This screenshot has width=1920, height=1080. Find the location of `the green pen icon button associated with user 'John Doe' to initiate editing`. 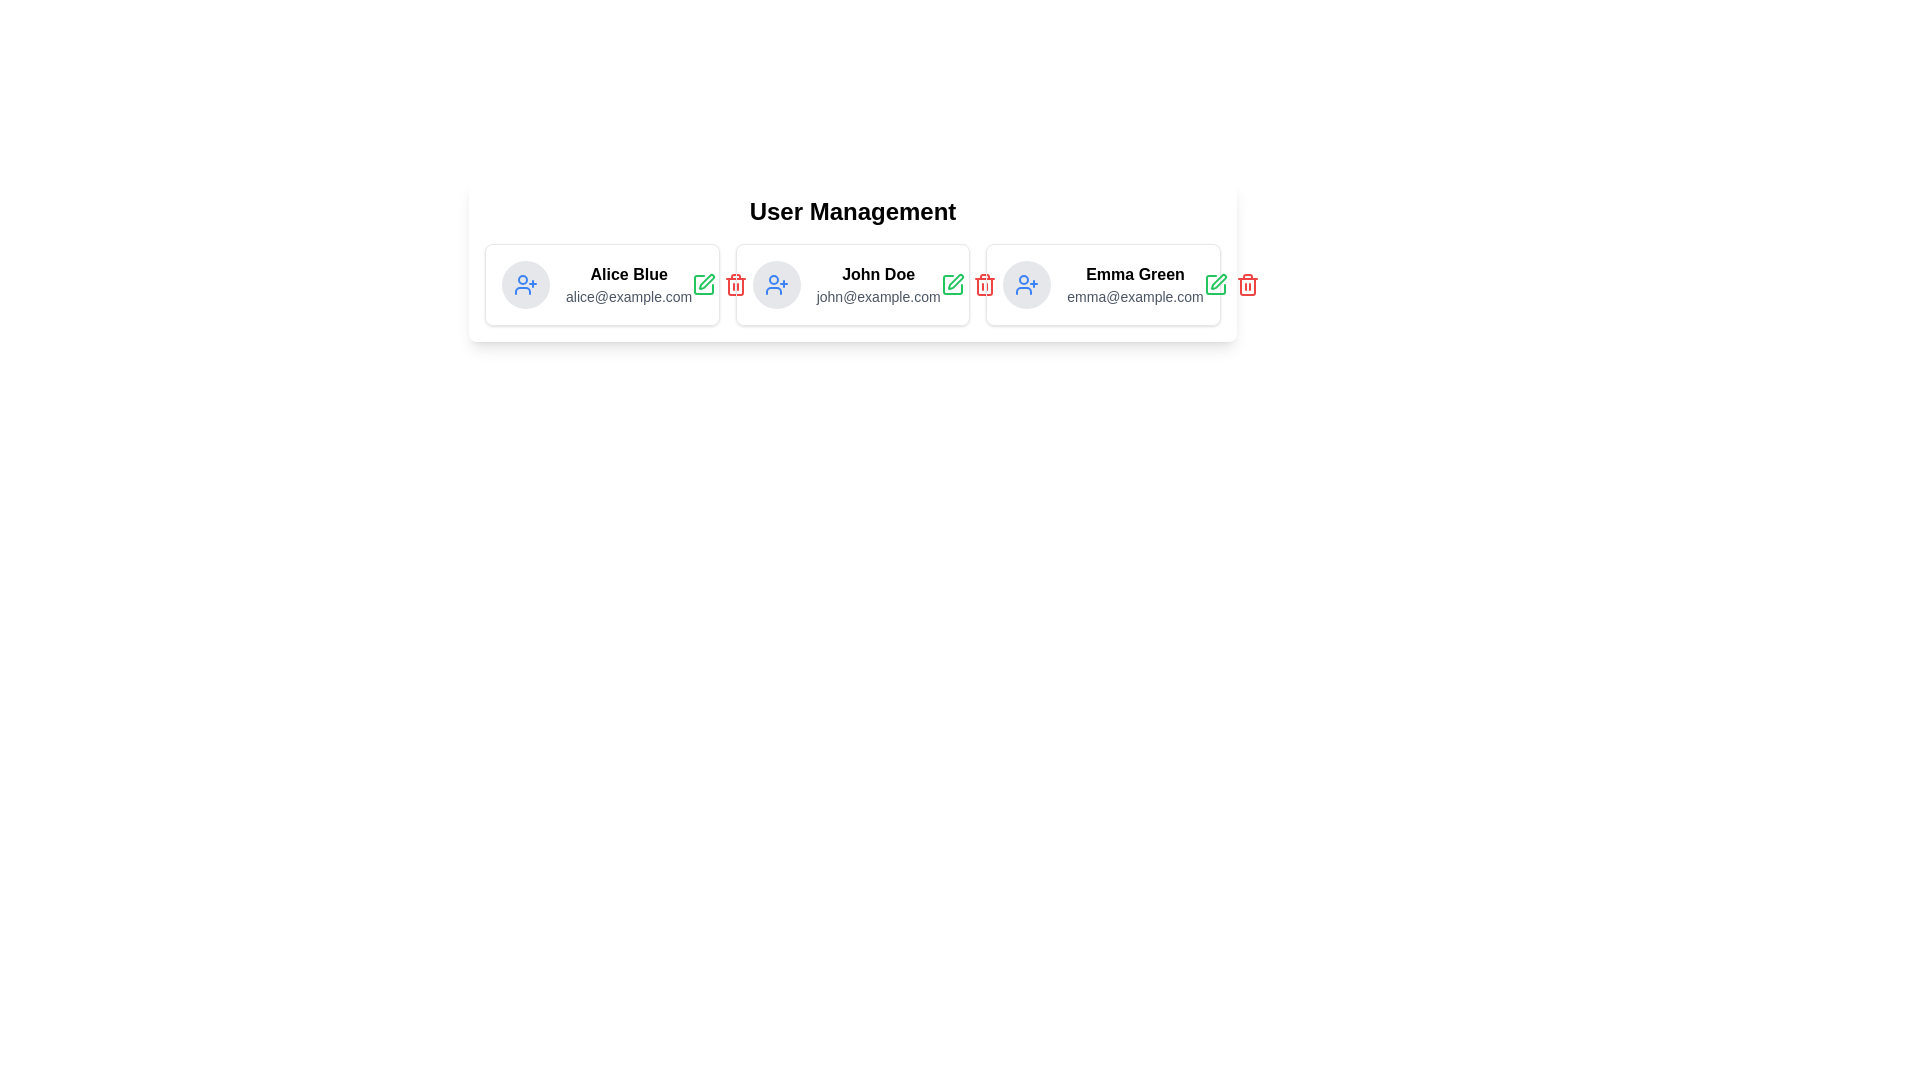

the green pen icon button associated with user 'John Doe' to initiate editing is located at coordinates (951, 285).